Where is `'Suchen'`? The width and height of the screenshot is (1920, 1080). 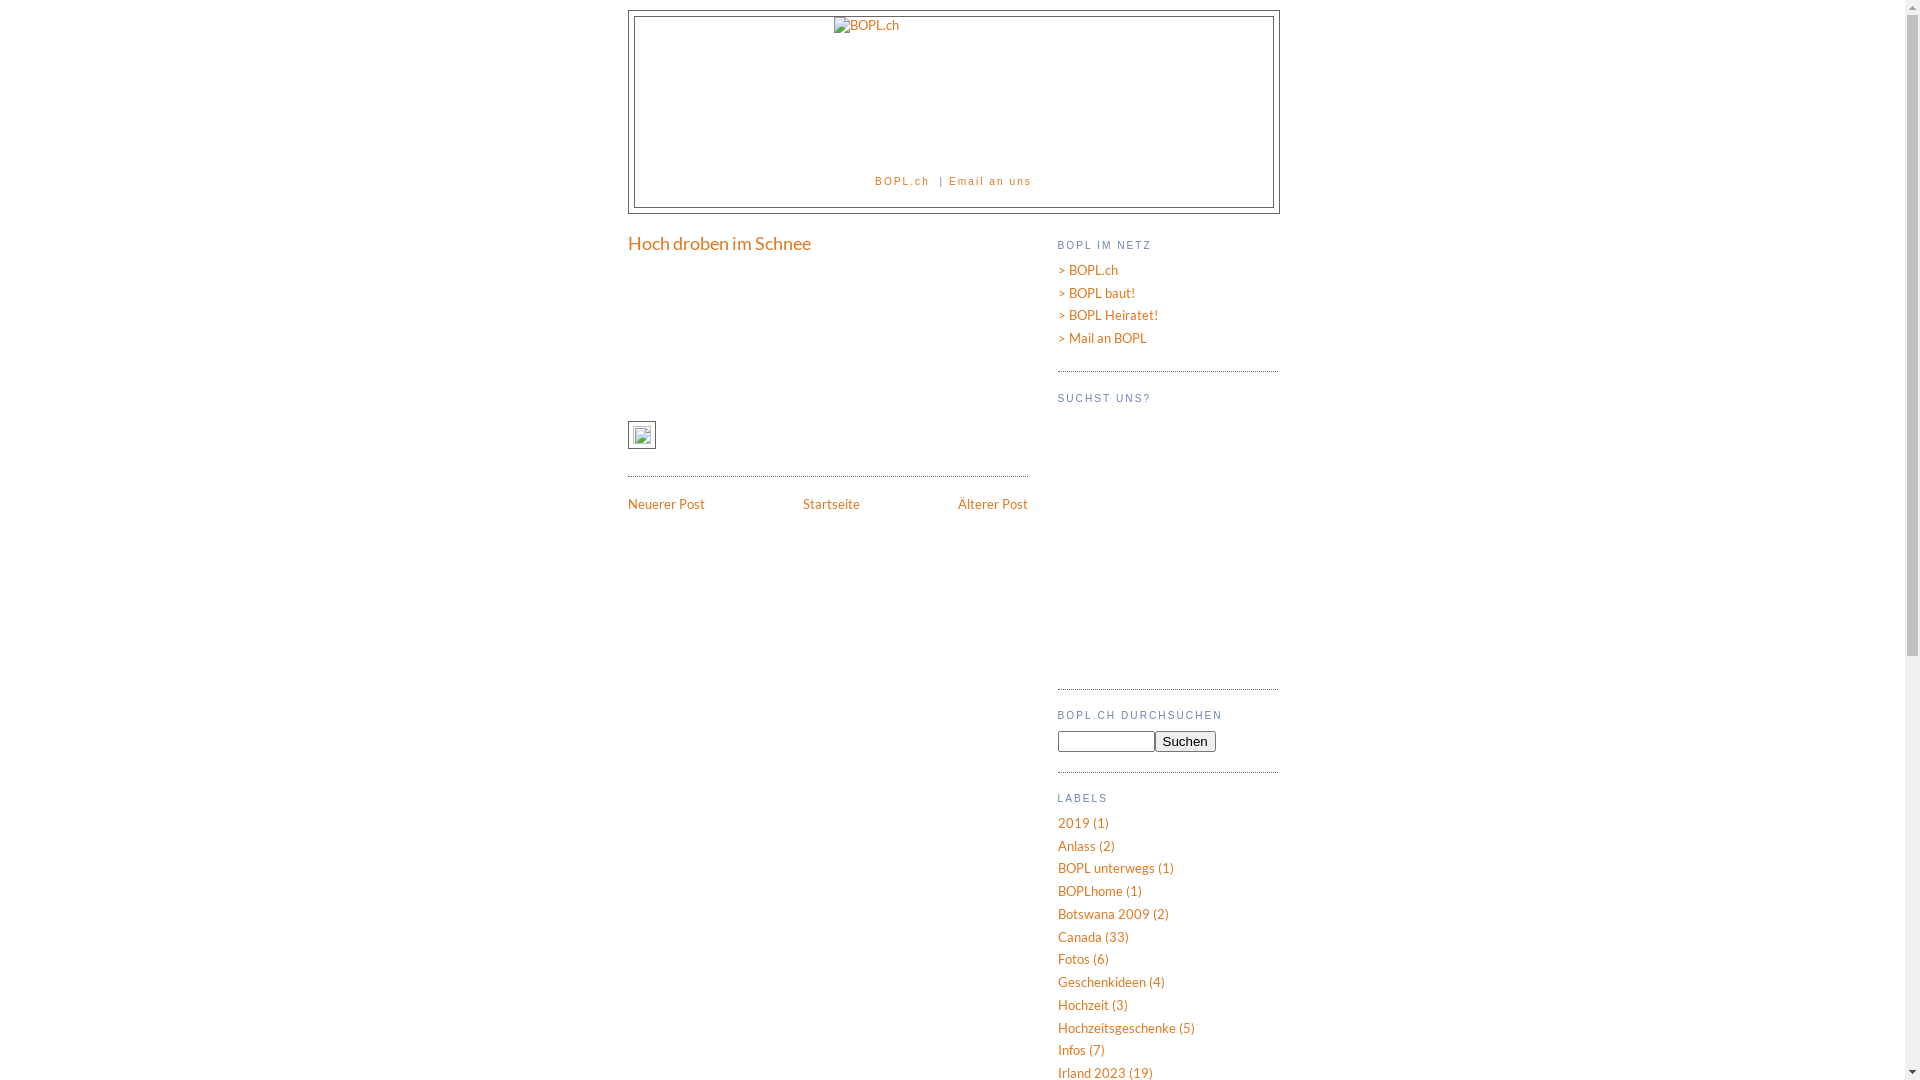 'Suchen' is located at coordinates (1184, 741).